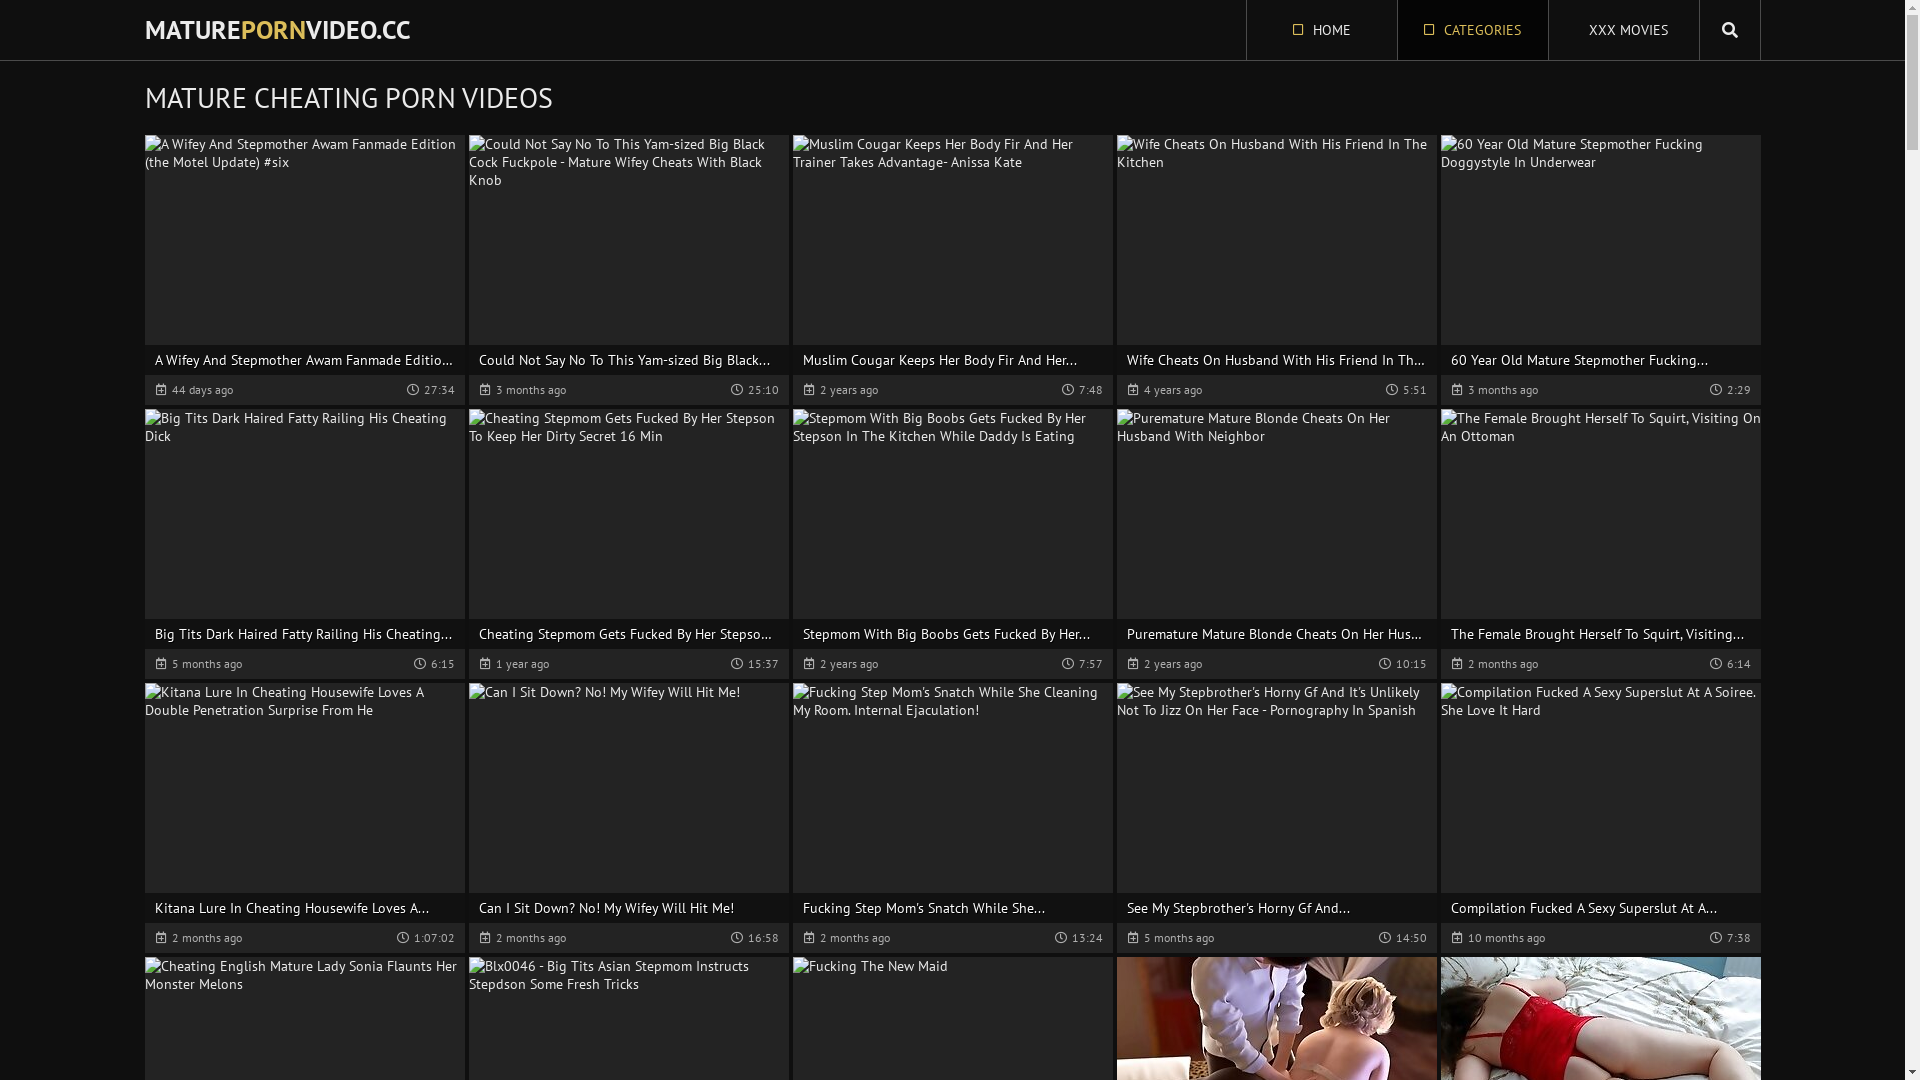  What do you see at coordinates (1473, 30) in the screenshot?
I see `'CATEGORIES'` at bounding box center [1473, 30].